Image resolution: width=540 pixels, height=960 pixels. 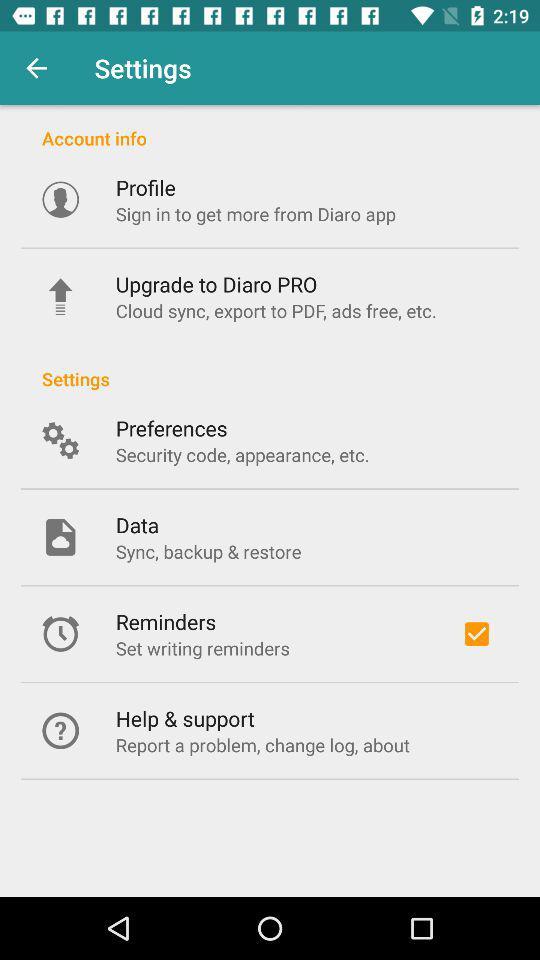 What do you see at coordinates (202, 647) in the screenshot?
I see `set writing reminders icon` at bounding box center [202, 647].